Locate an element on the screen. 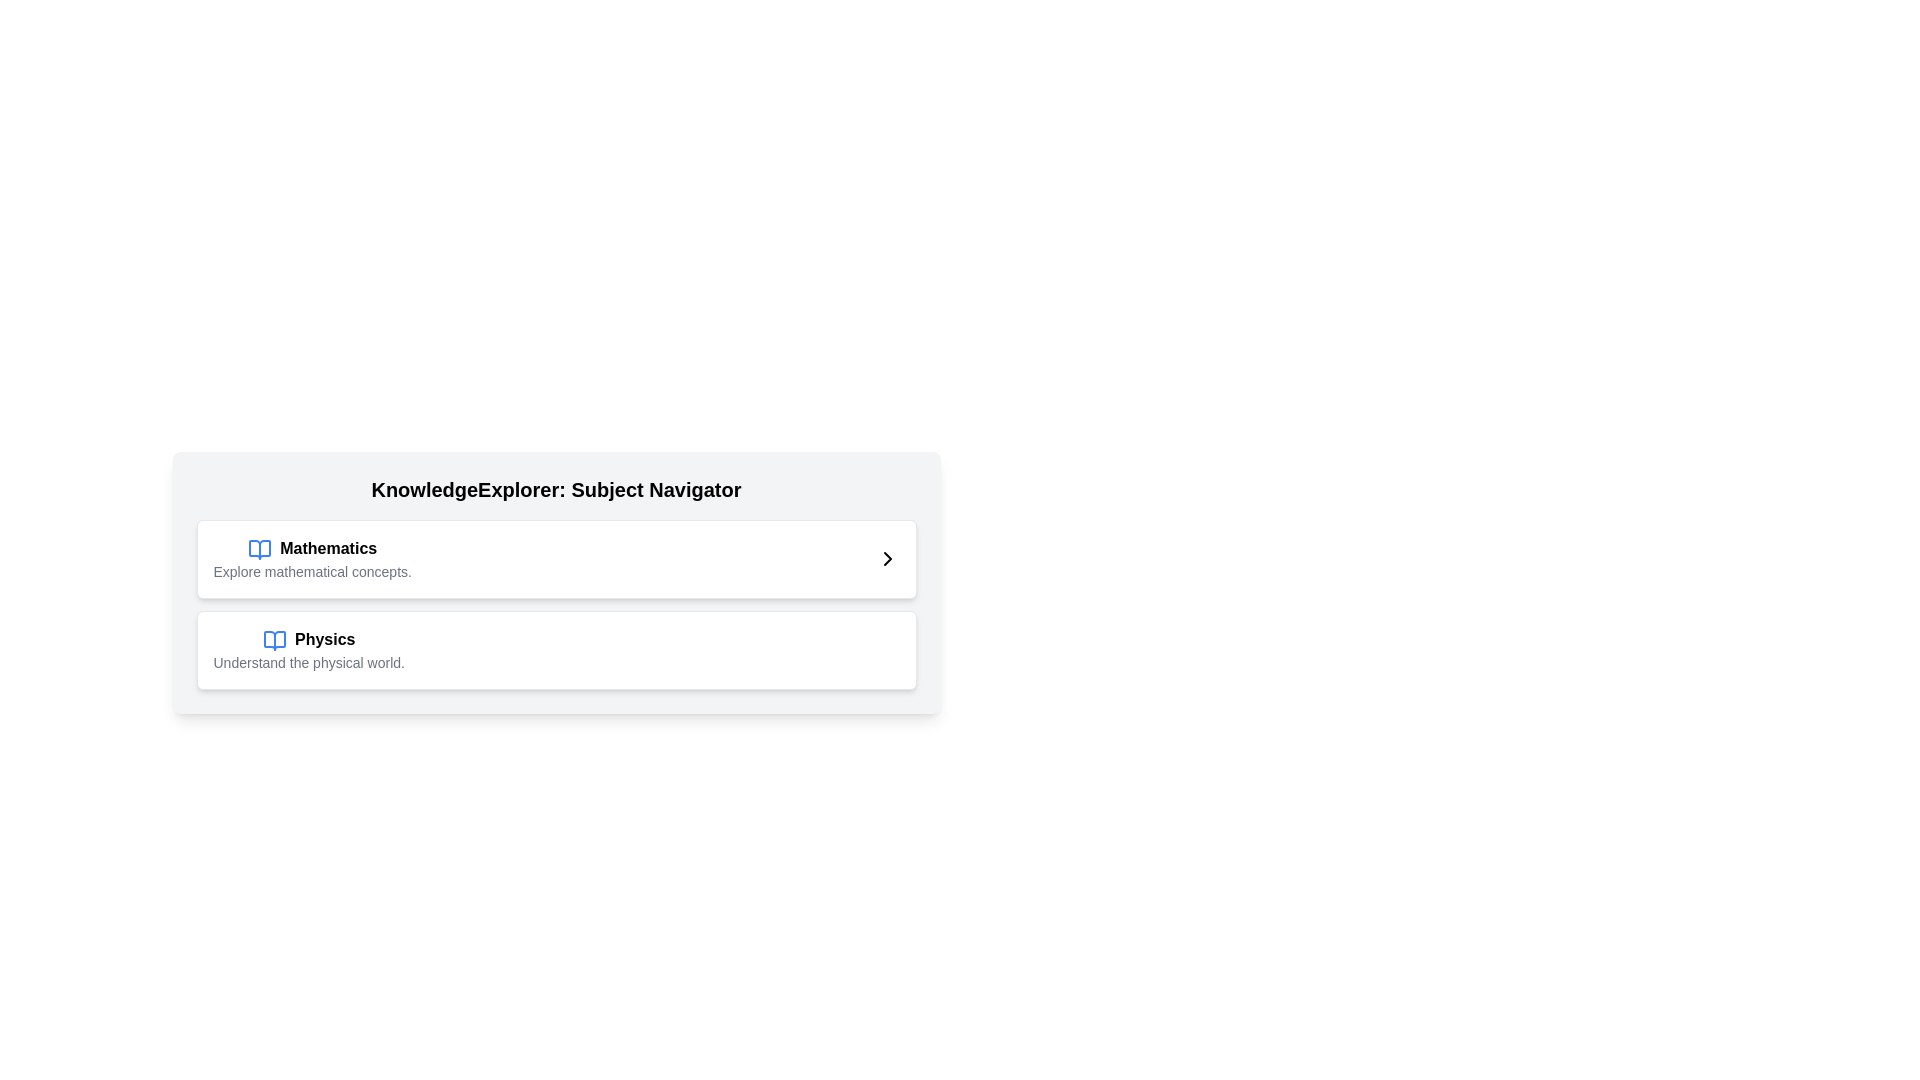  the Mathematics category icon to trigger the tooltip or highlight effect is located at coordinates (259, 549).